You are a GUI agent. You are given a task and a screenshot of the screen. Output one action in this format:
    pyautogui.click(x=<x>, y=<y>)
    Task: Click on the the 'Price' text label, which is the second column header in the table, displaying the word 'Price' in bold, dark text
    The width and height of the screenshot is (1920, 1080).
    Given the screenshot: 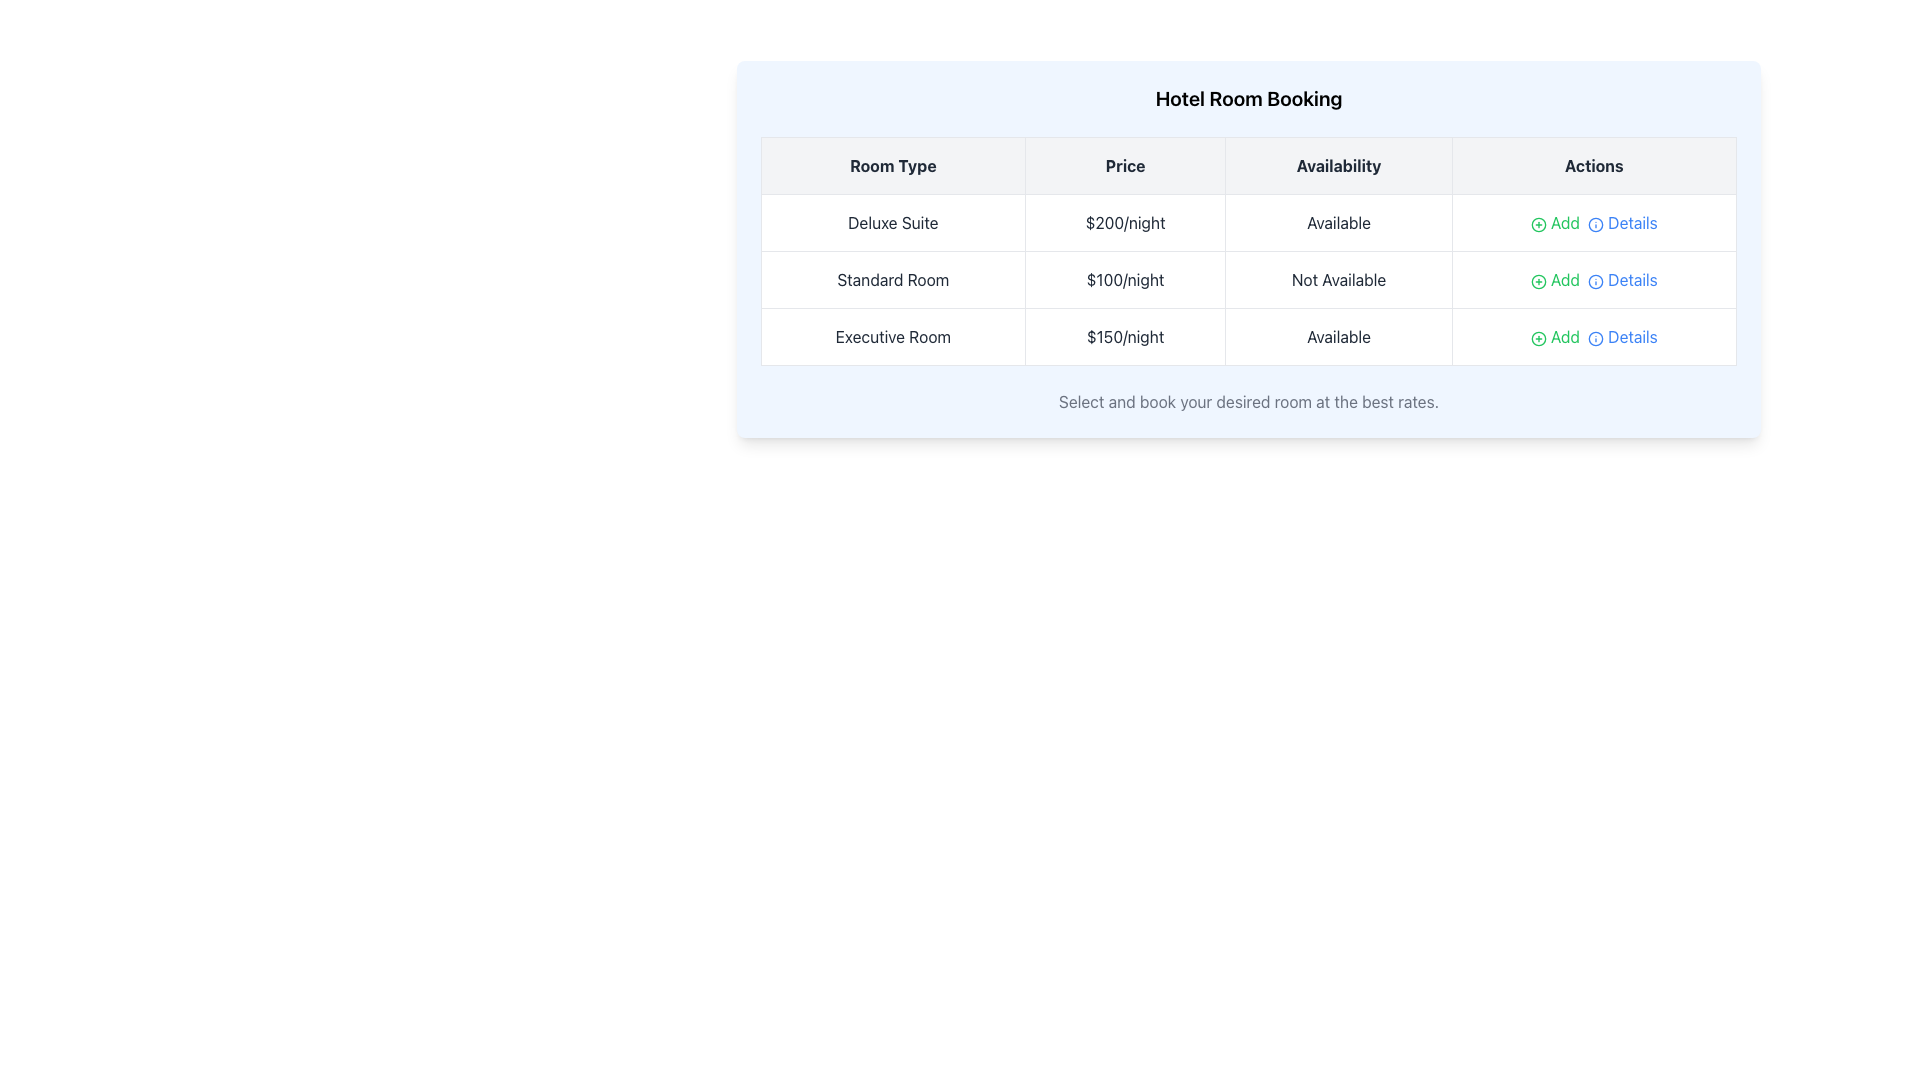 What is the action you would take?
    pyautogui.click(x=1125, y=164)
    